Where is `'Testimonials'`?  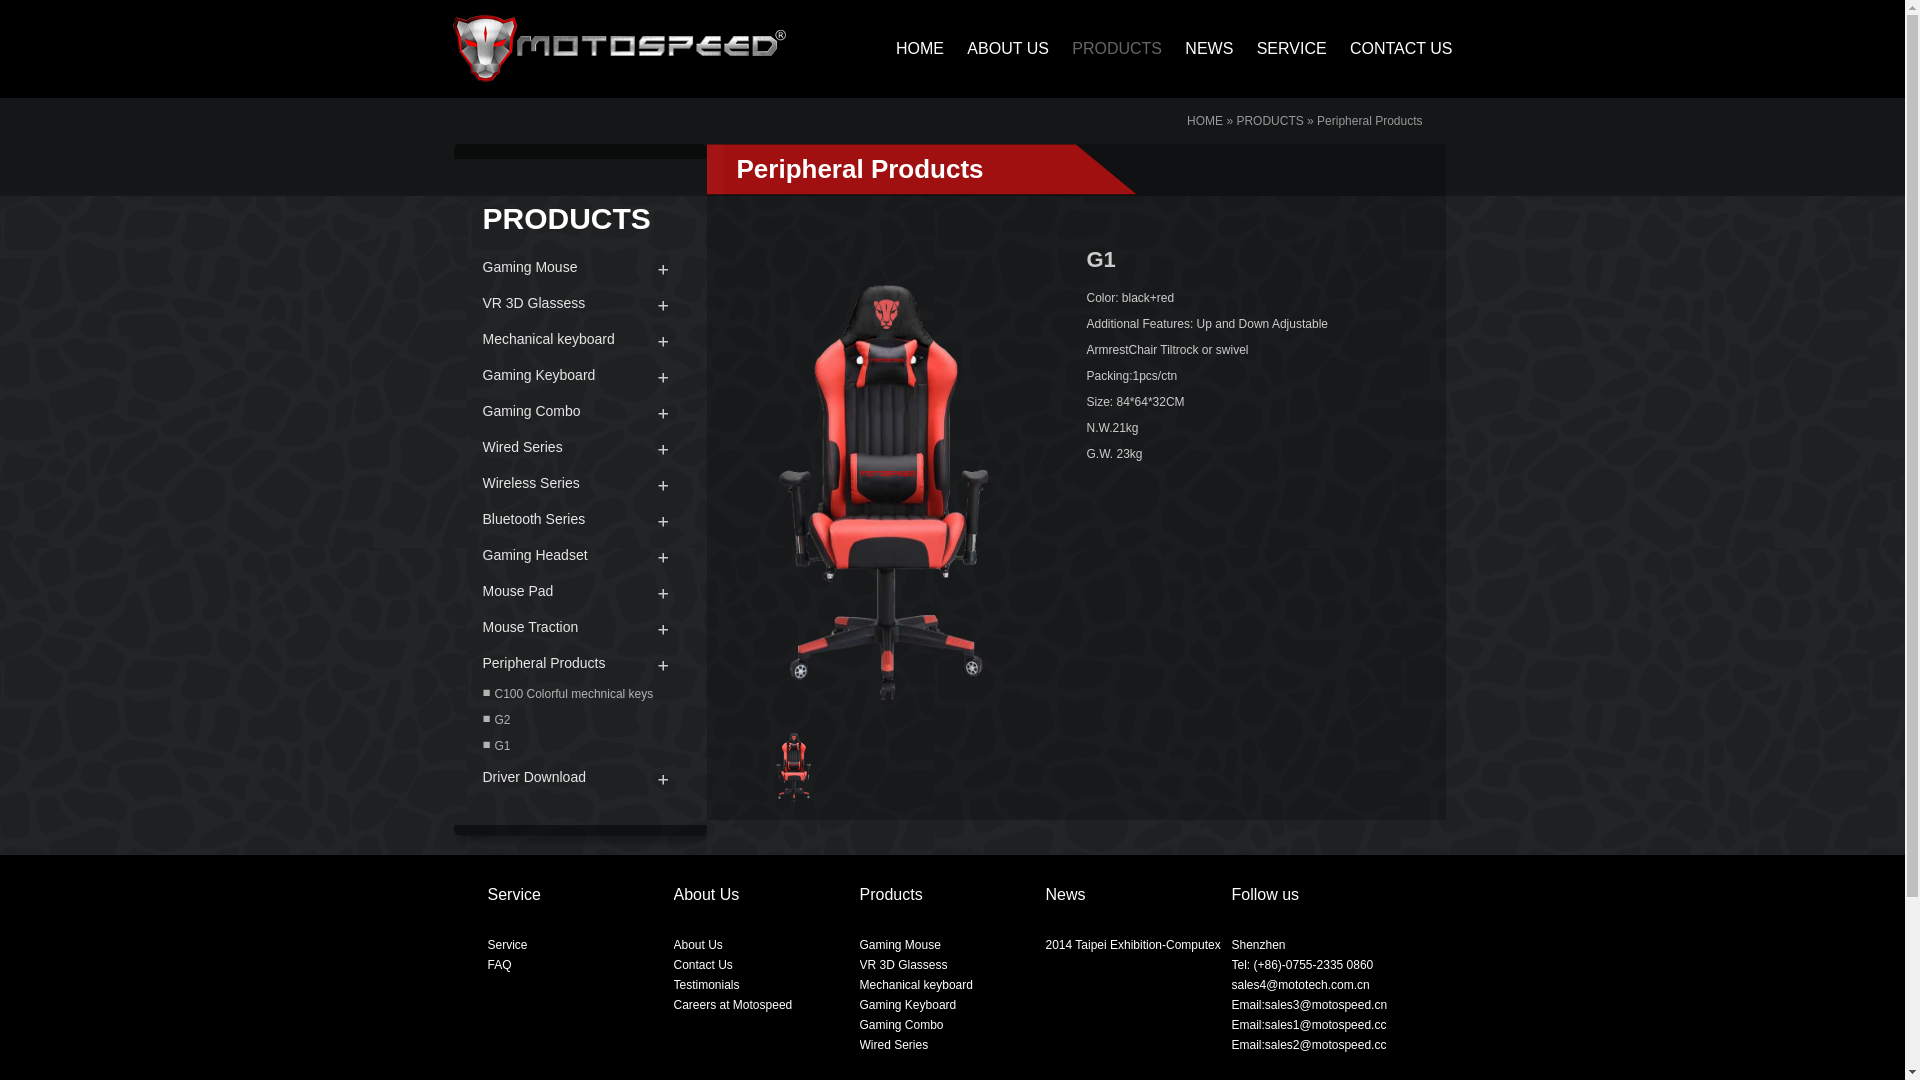
'Testimonials' is located at coordinates (706, 983).